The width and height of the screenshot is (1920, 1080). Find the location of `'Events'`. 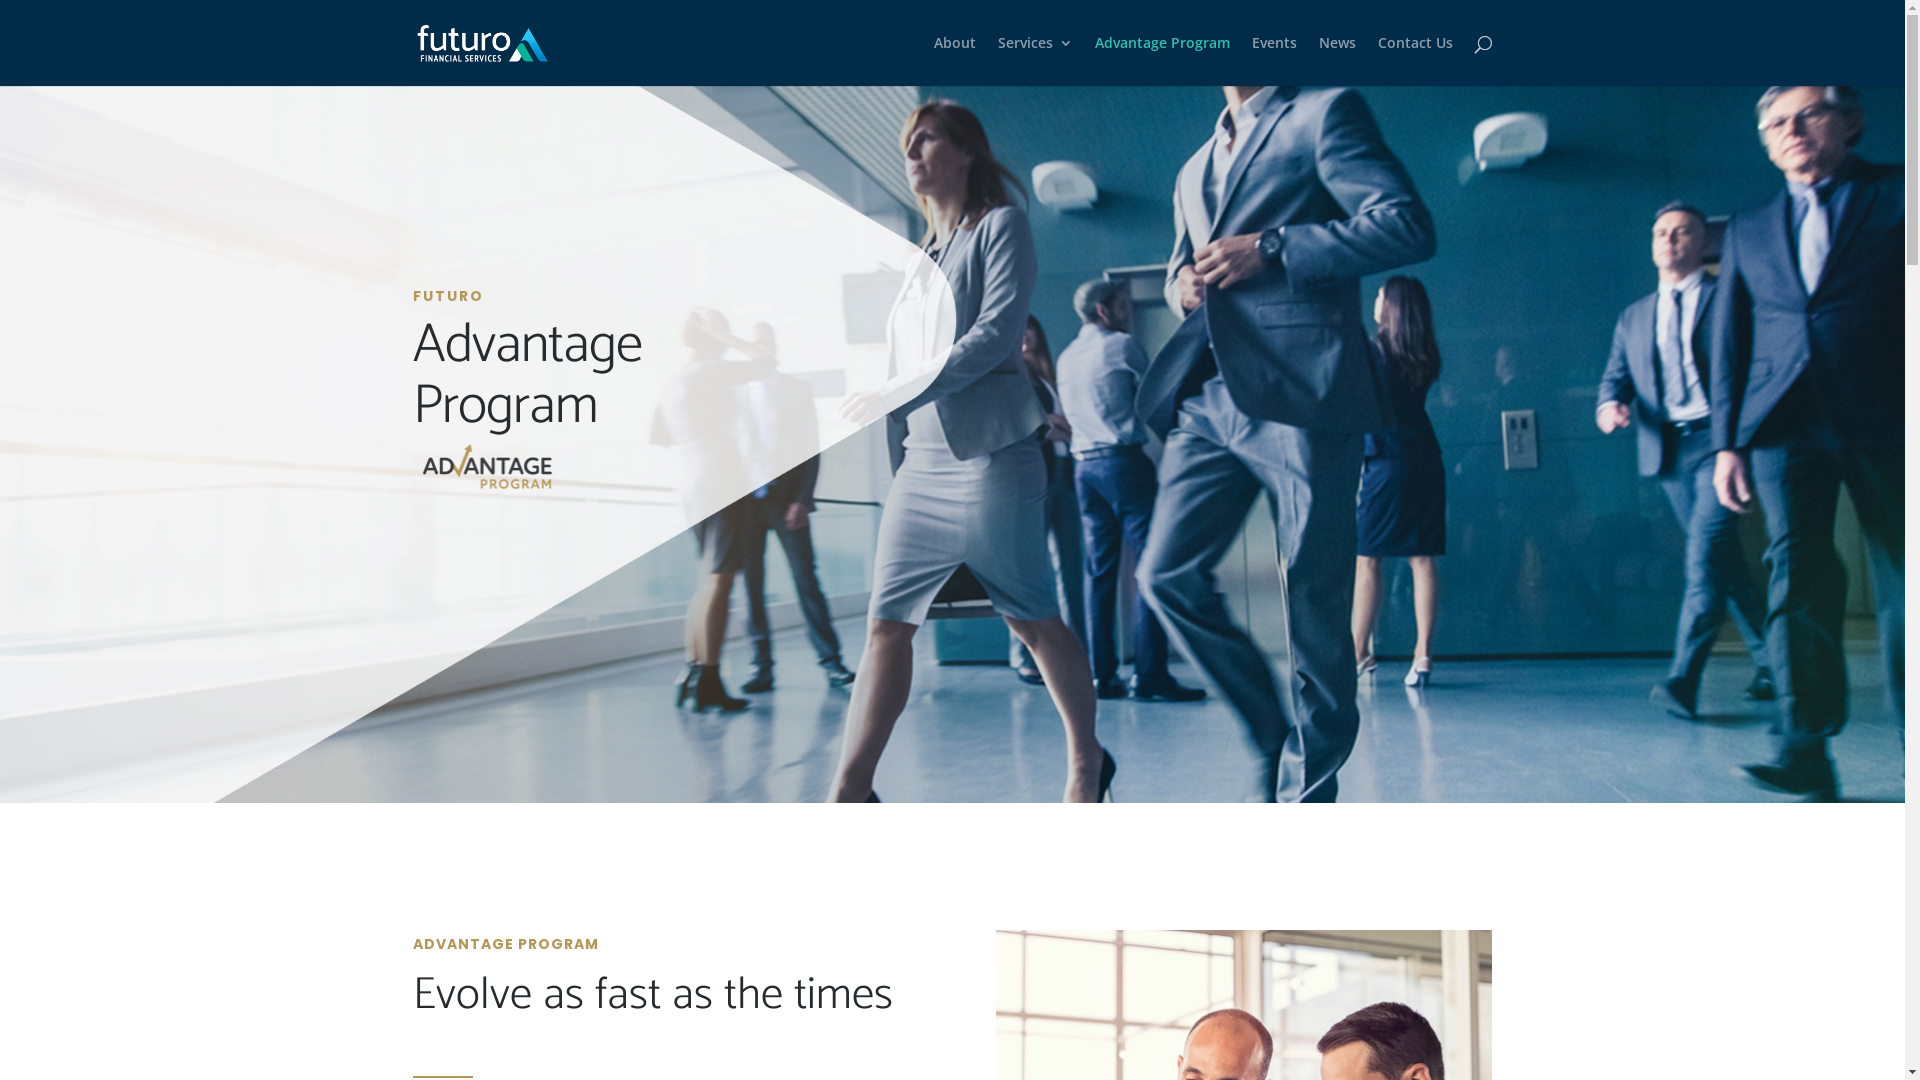

'Events' is located at coordinates (1273, 60).